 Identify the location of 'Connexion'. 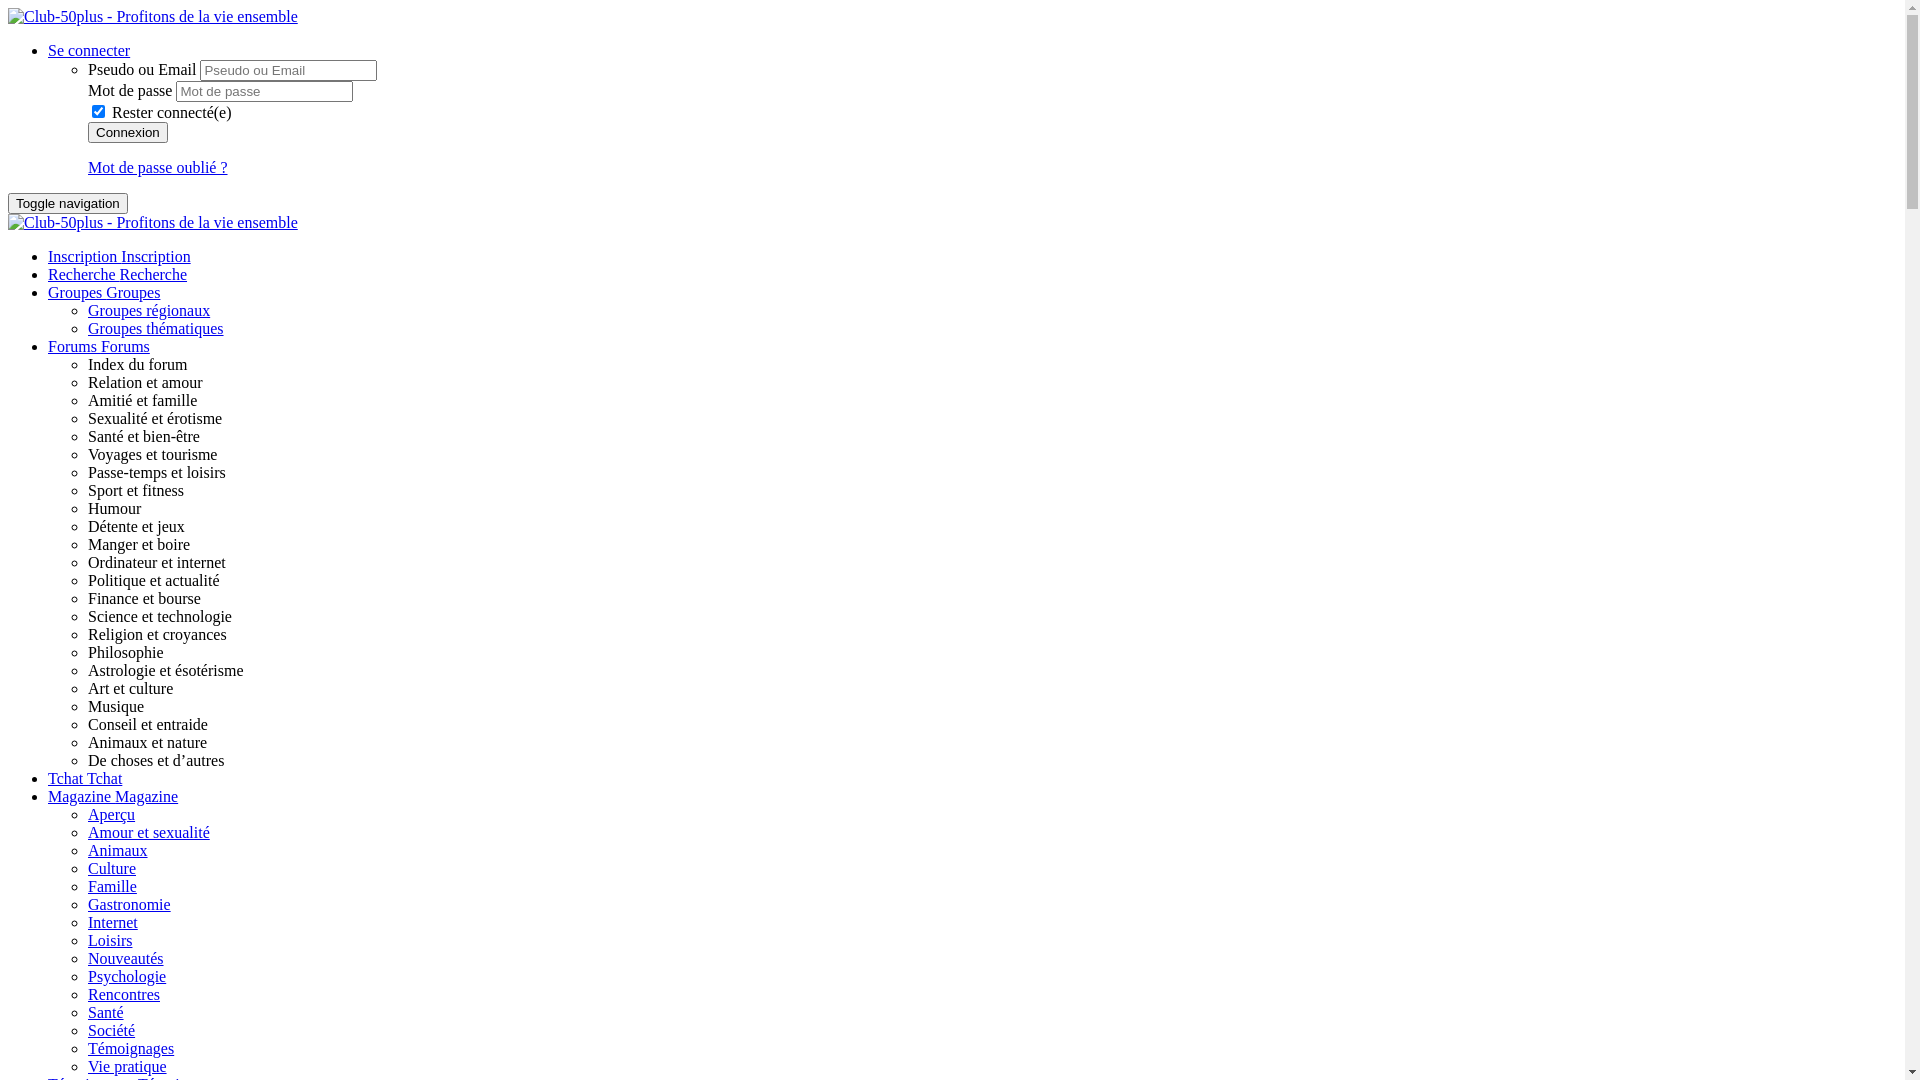
(127, 132).